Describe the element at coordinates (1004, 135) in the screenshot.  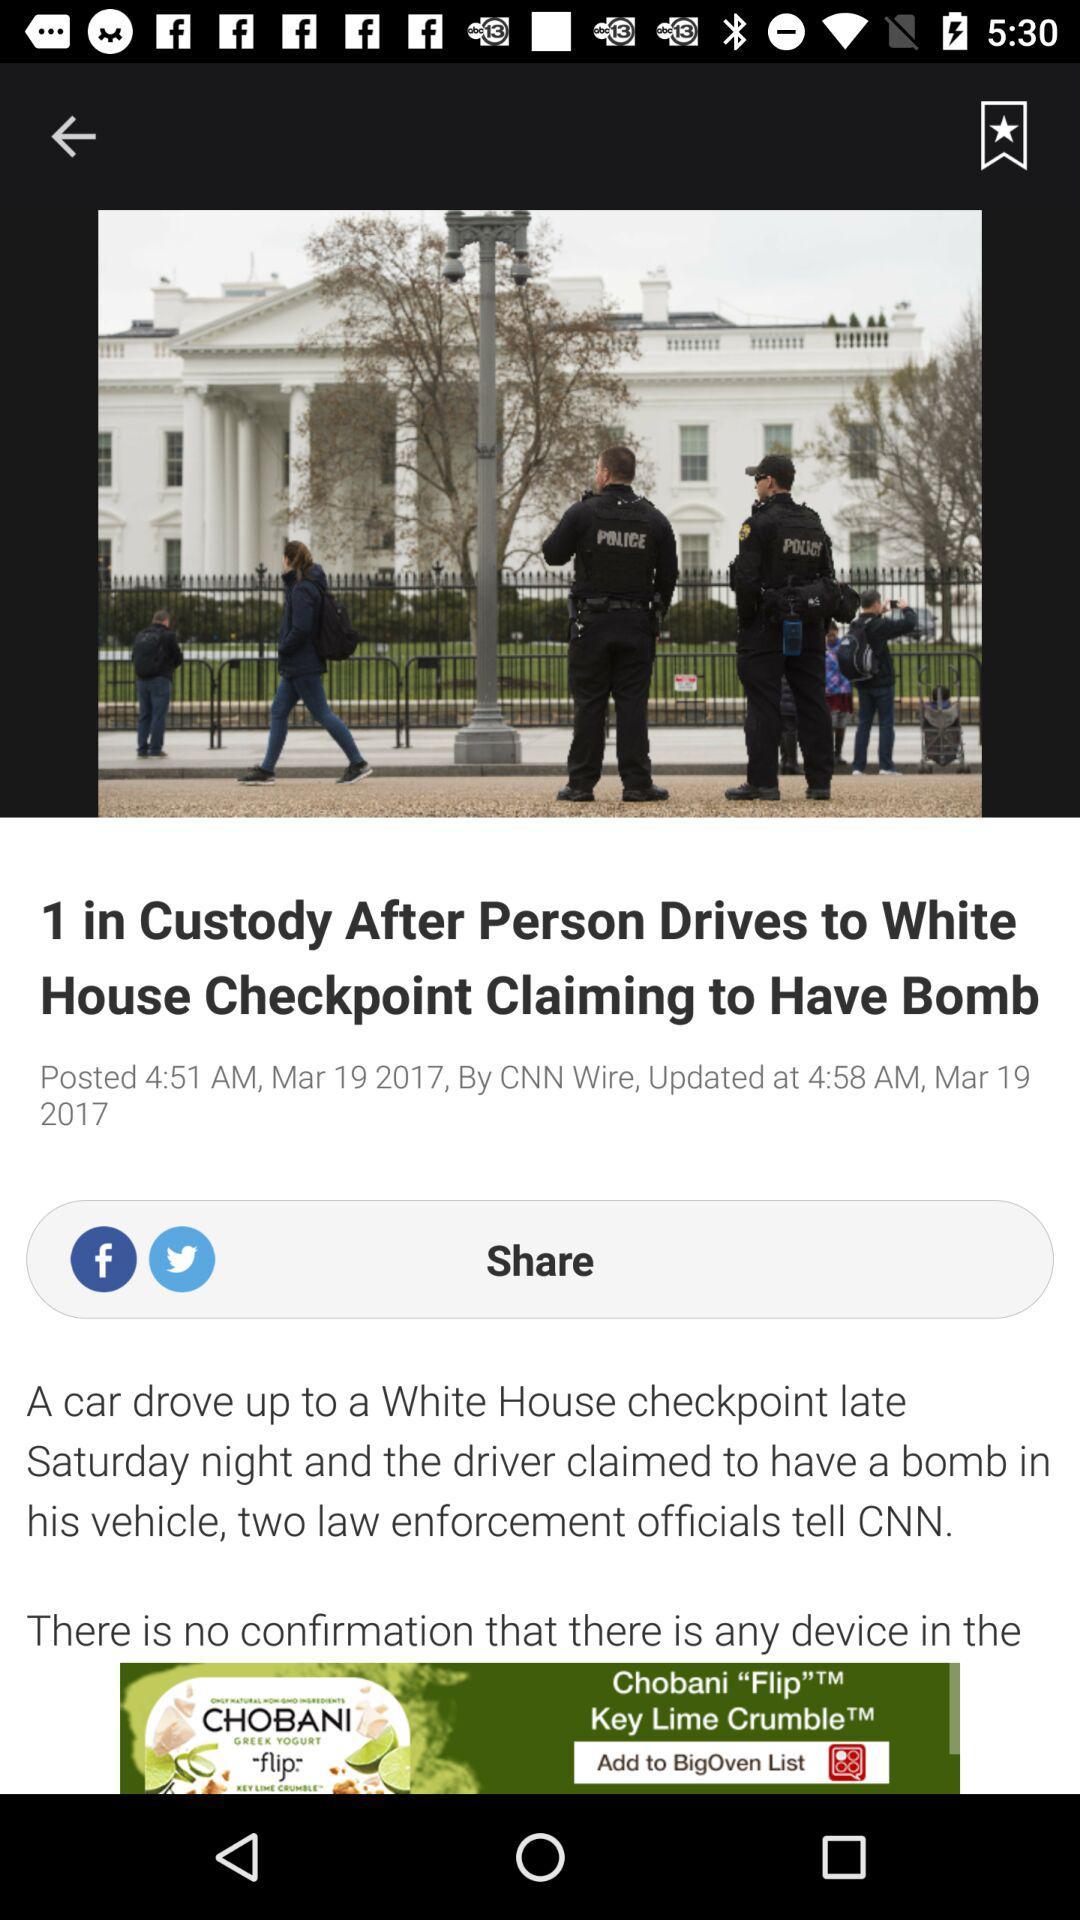
I see `mark this page` at that location.